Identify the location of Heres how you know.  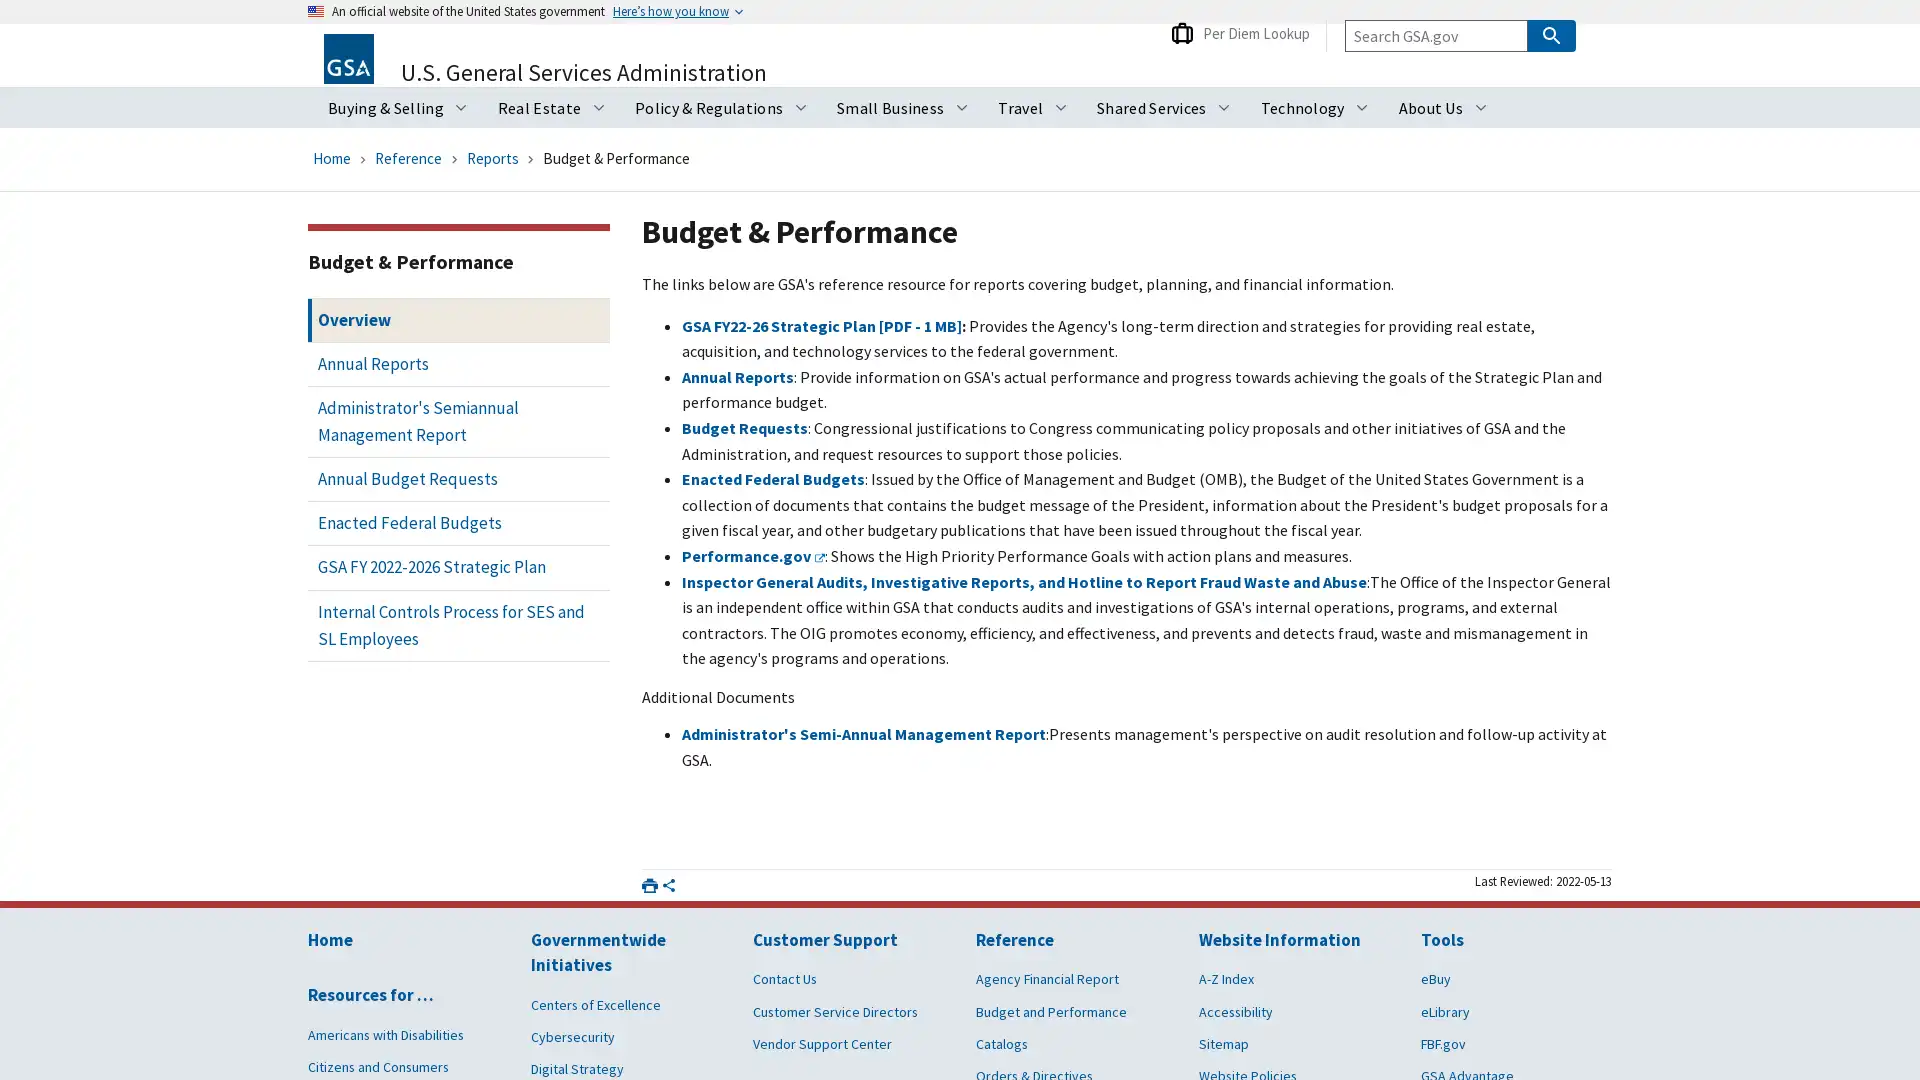
(671, 11).